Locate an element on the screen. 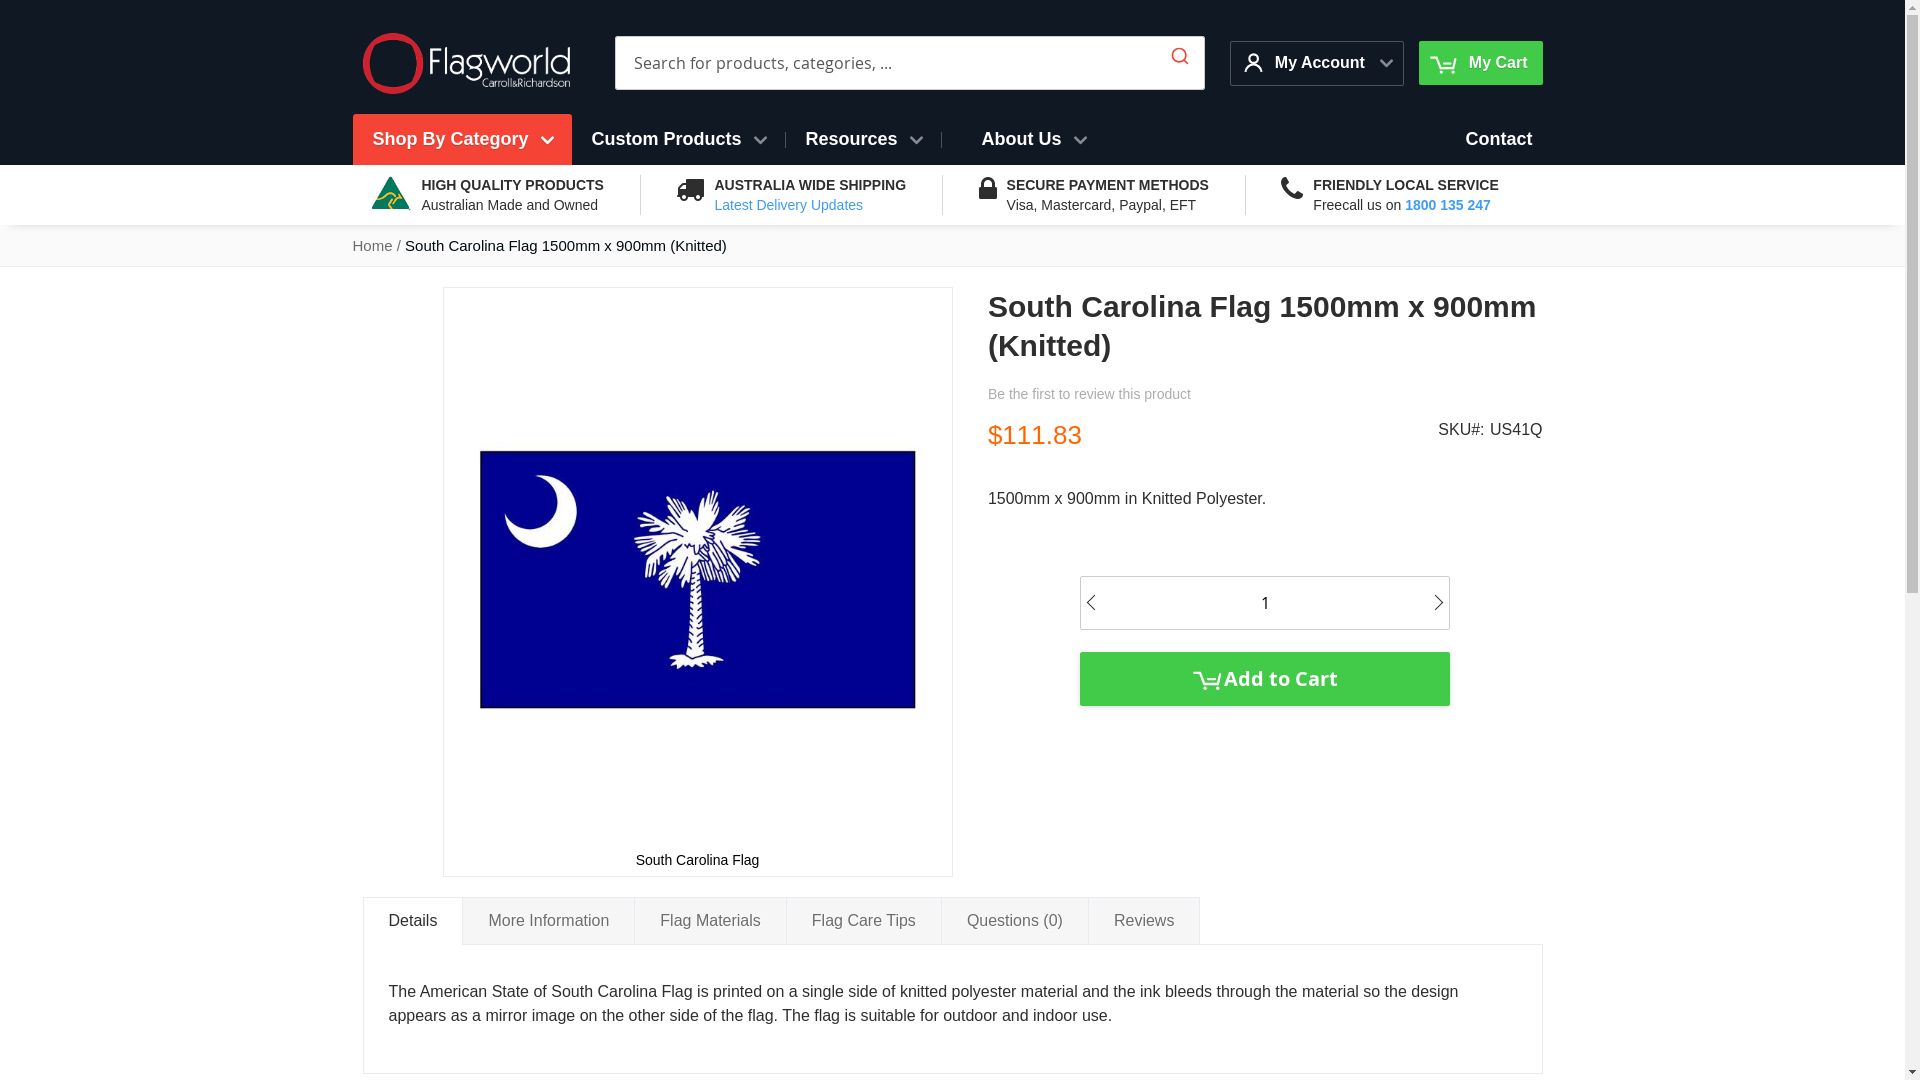 This screenshot has width=1920, height=1080. 'Custom Products' is located at coordinates (570, 138).